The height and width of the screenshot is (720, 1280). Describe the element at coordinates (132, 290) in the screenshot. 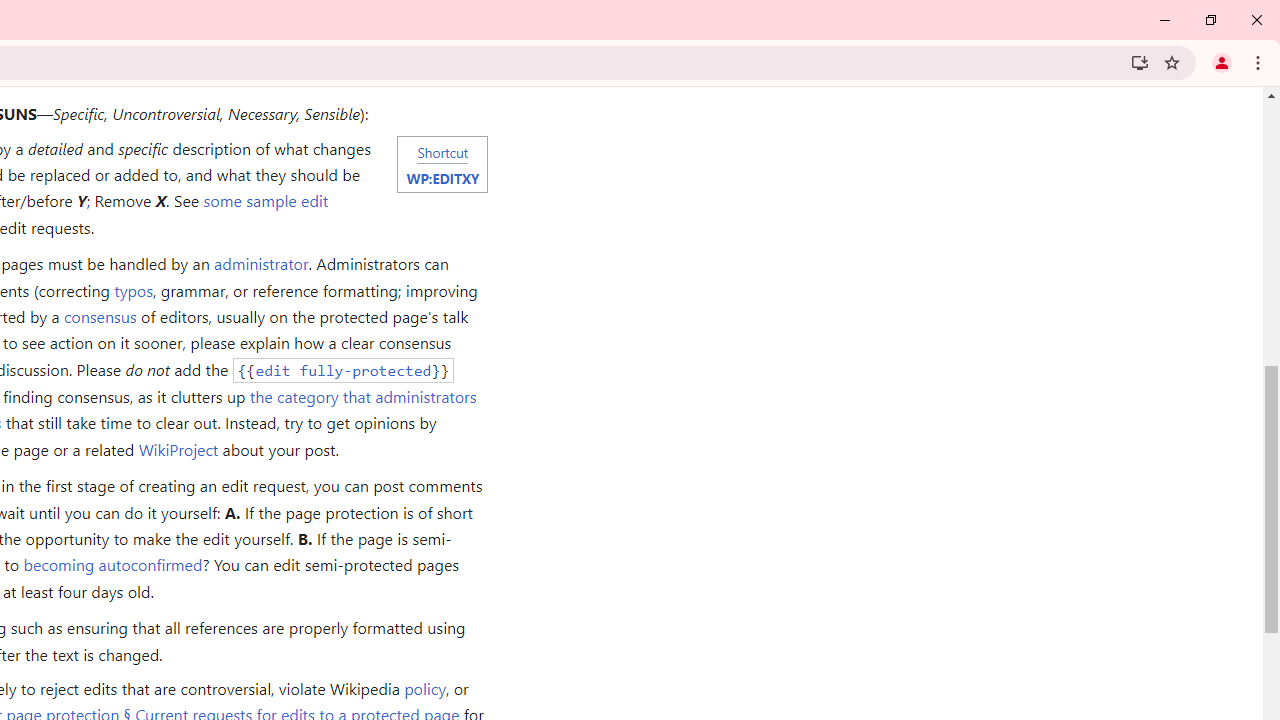

I see `'typos'` at that location.